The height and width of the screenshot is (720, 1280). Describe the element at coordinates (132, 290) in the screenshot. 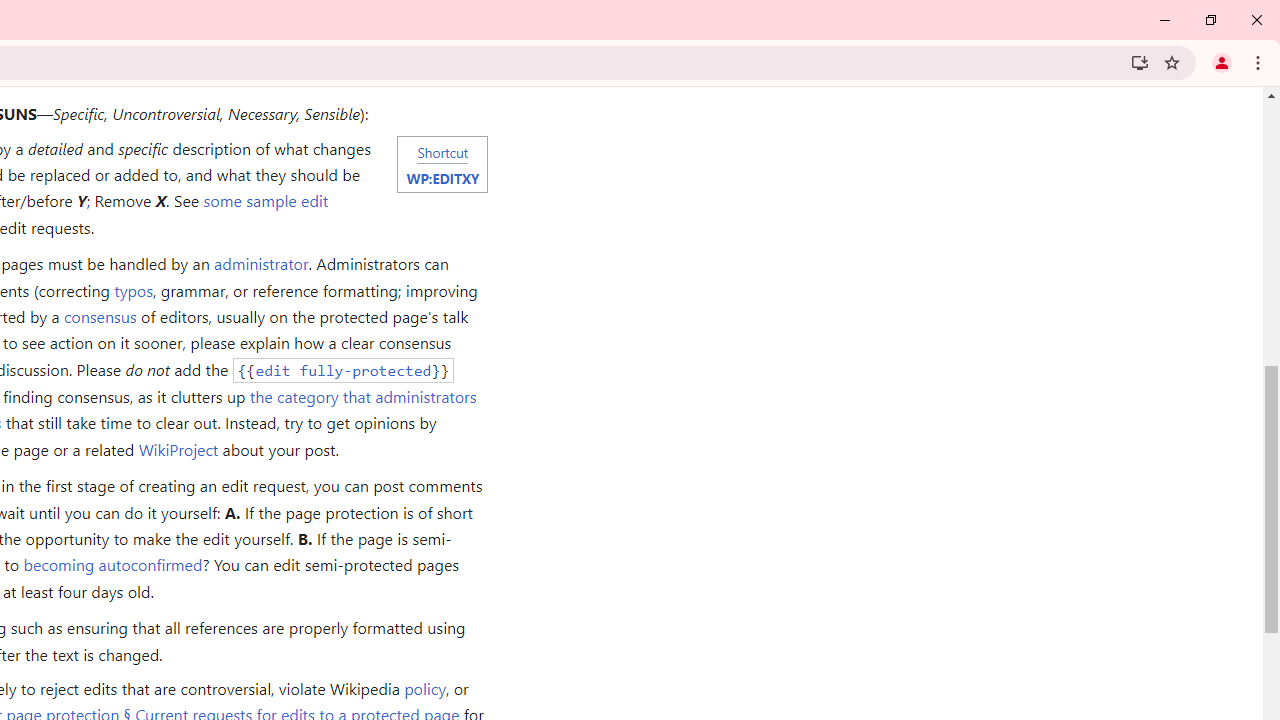

I see `'typos'` at that location.